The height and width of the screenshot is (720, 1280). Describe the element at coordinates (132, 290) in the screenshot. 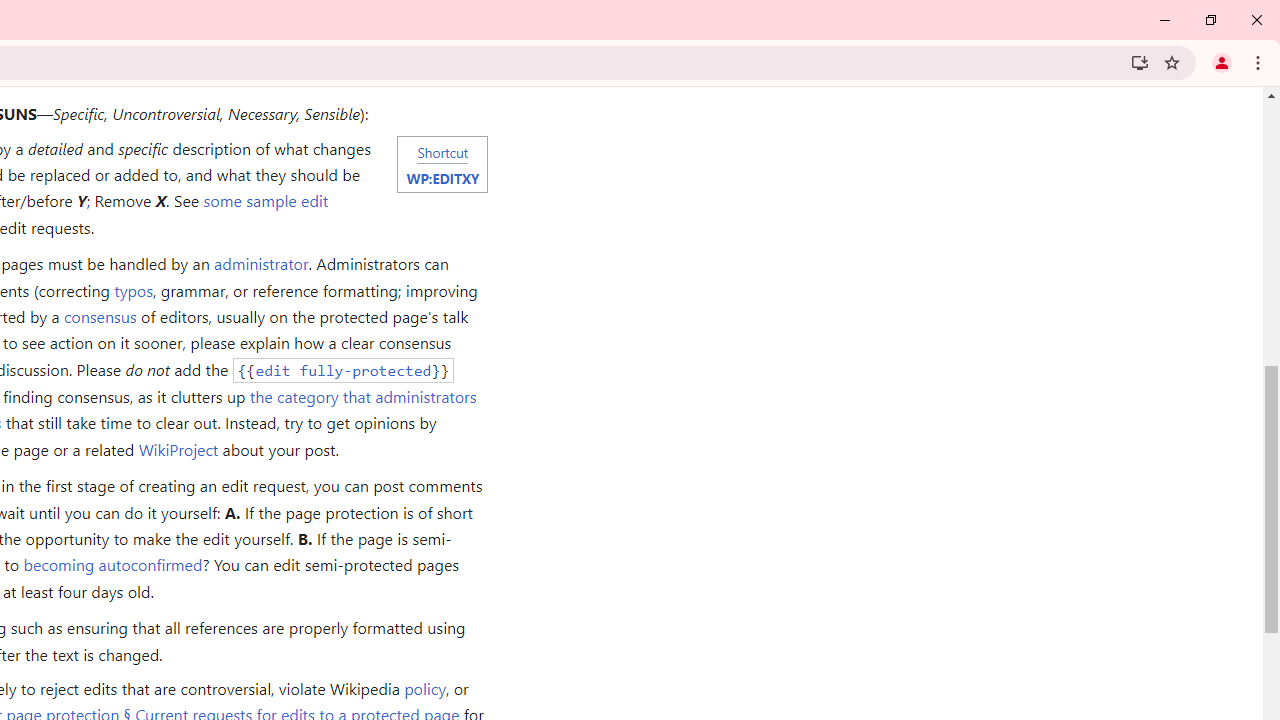

I see `'typos'` at that location.